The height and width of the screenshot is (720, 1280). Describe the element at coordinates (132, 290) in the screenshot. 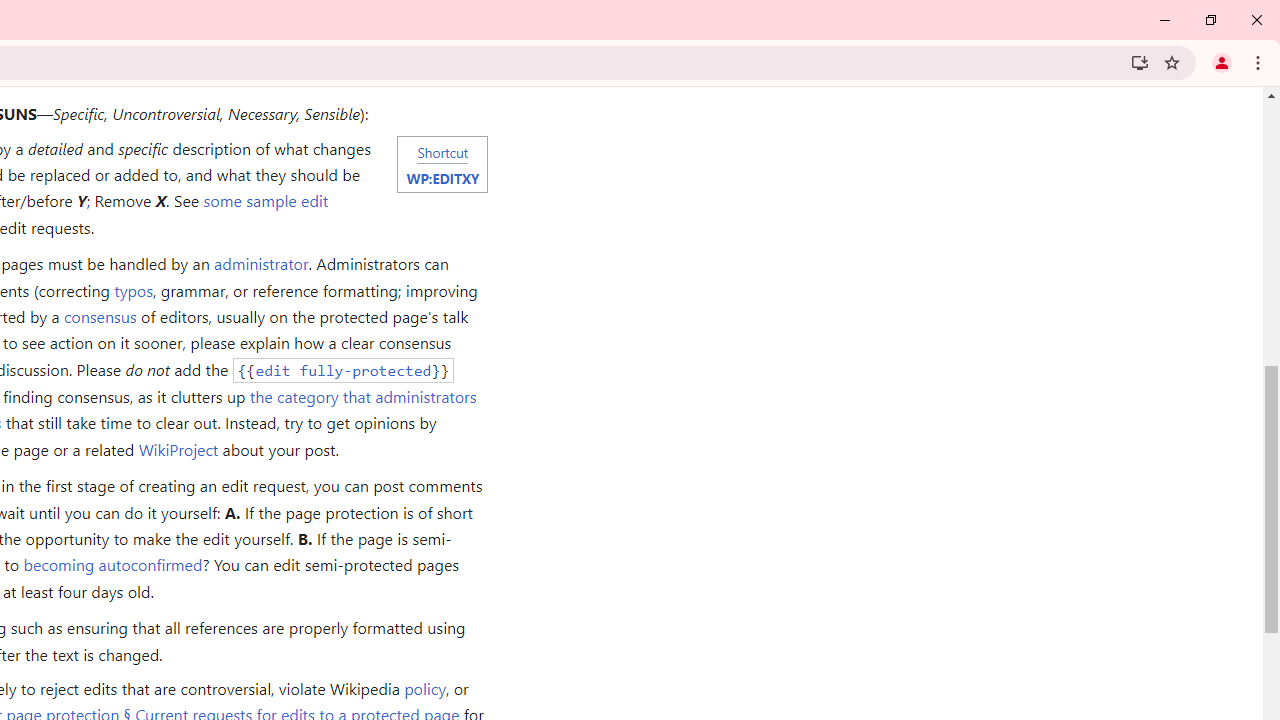

I see `'typos'` at that location.